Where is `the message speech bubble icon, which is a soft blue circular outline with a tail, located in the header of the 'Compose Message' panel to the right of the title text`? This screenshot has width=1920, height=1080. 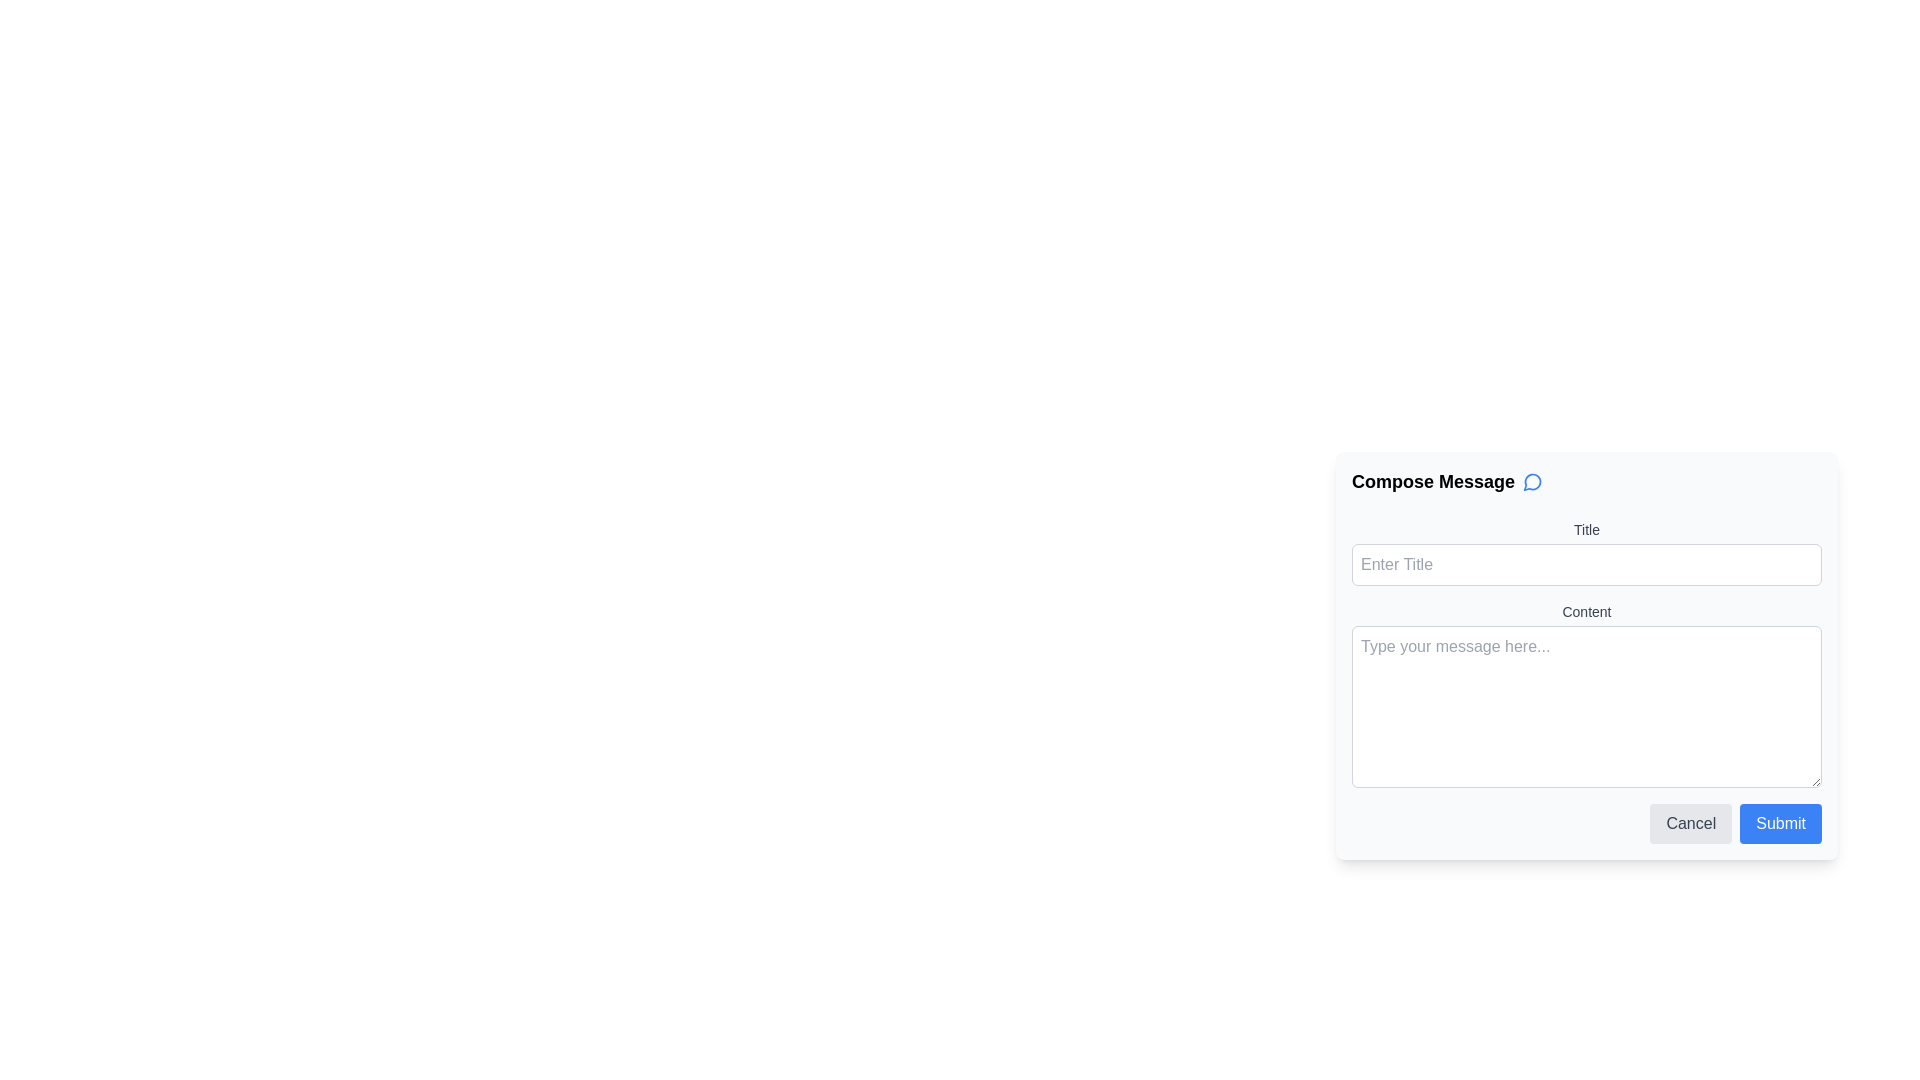
the message speech bubble icon, which is a soft blue circular outline with a tail, located in the header of the 'Compose Message' panel to the right of the title text is located at coordinates (1531, 482).